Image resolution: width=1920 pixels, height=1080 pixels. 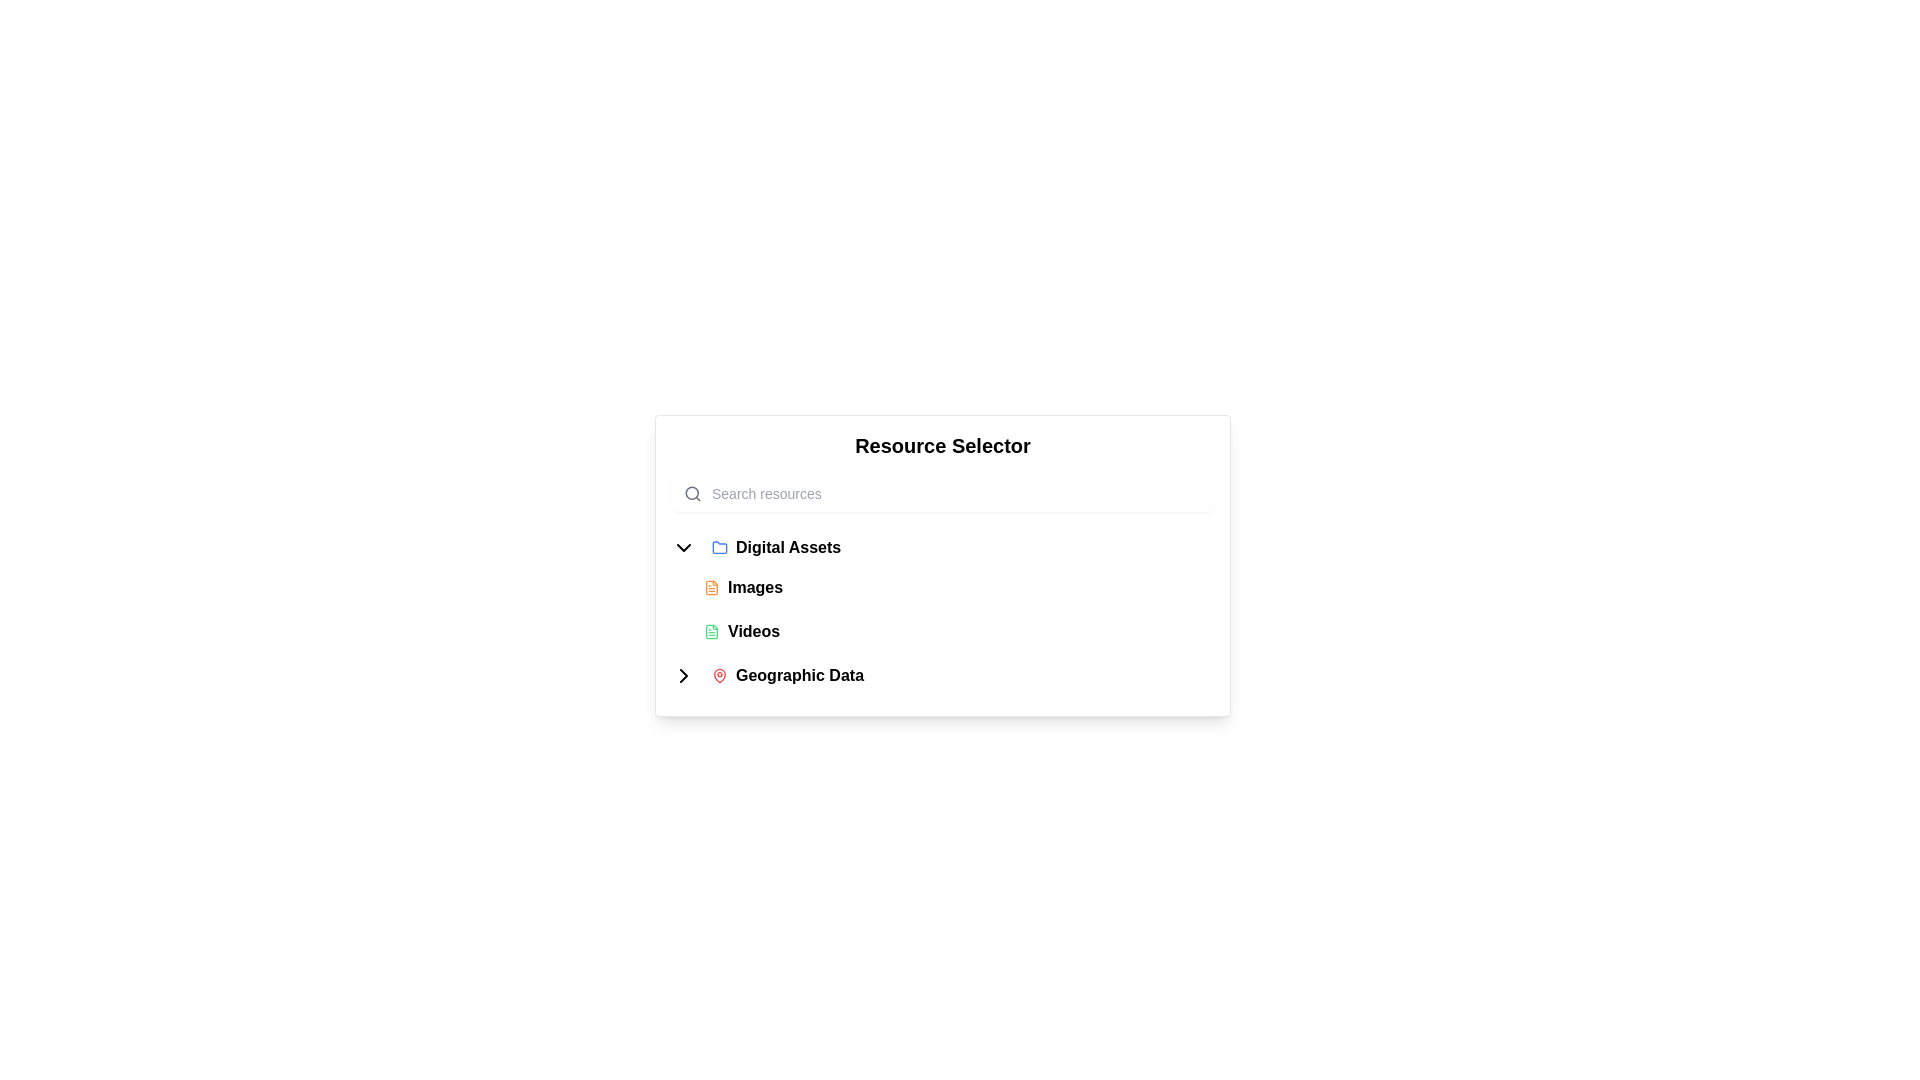 I want to click on the chevron-shaped navigational icon located near the top-left corner of the layout, adjacent to the 'Geographic Data' list entry, so click(x=684, y=675).